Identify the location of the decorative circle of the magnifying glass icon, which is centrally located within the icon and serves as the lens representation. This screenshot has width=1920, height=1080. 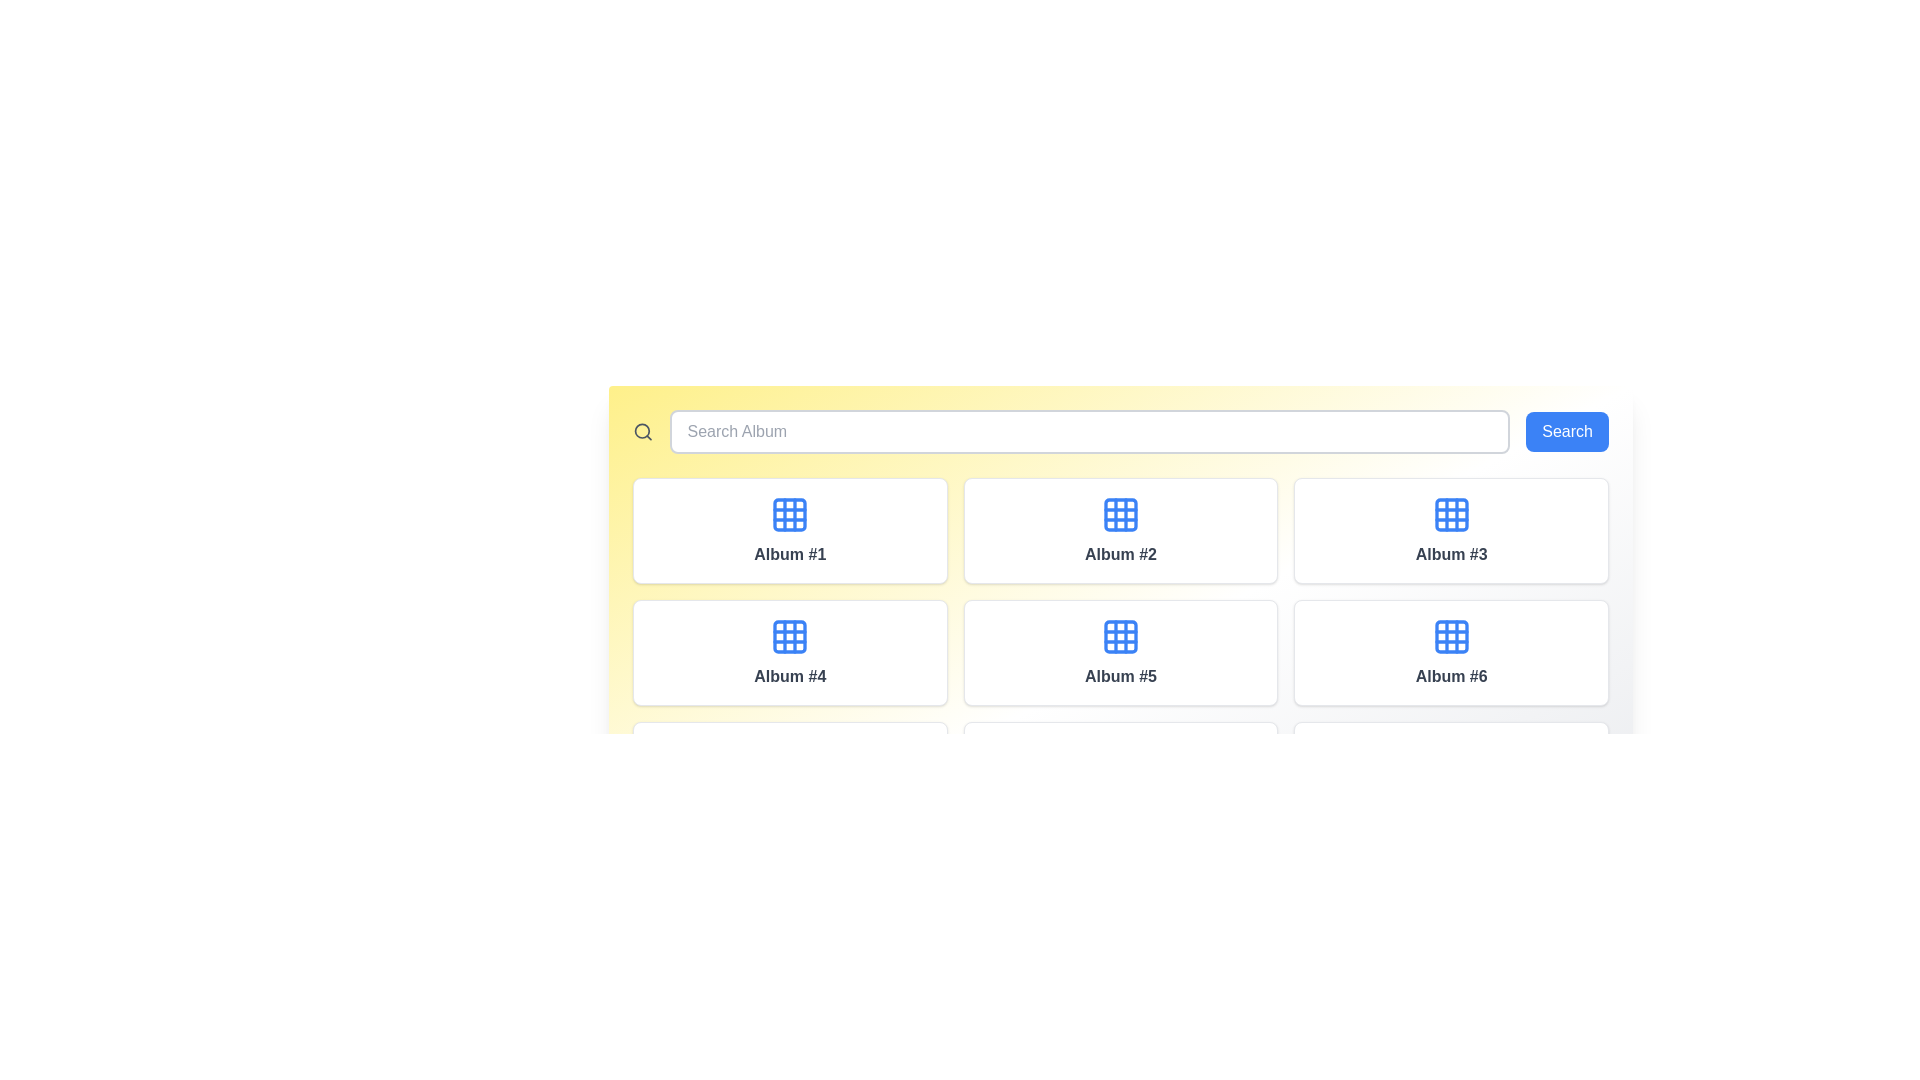
(642, 430).